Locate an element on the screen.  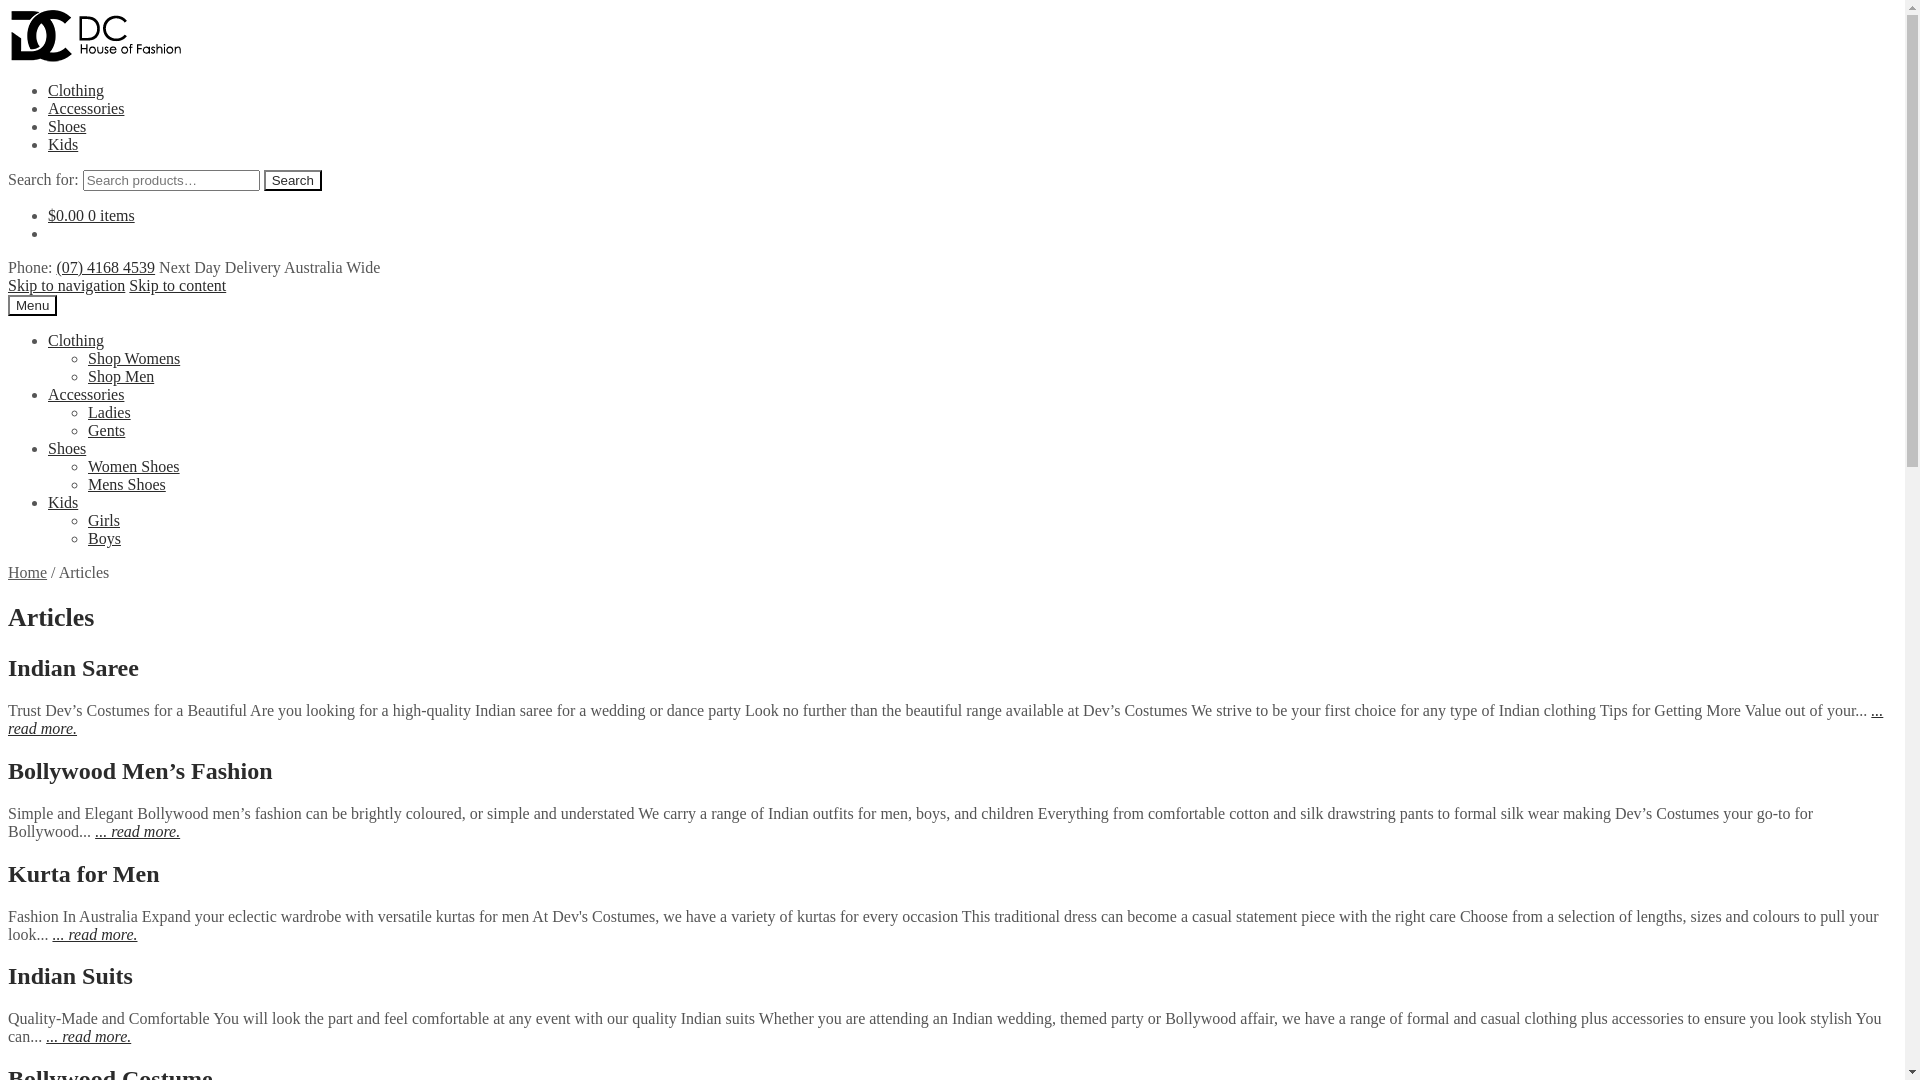
'Search' is located at coordinates (291, 180).